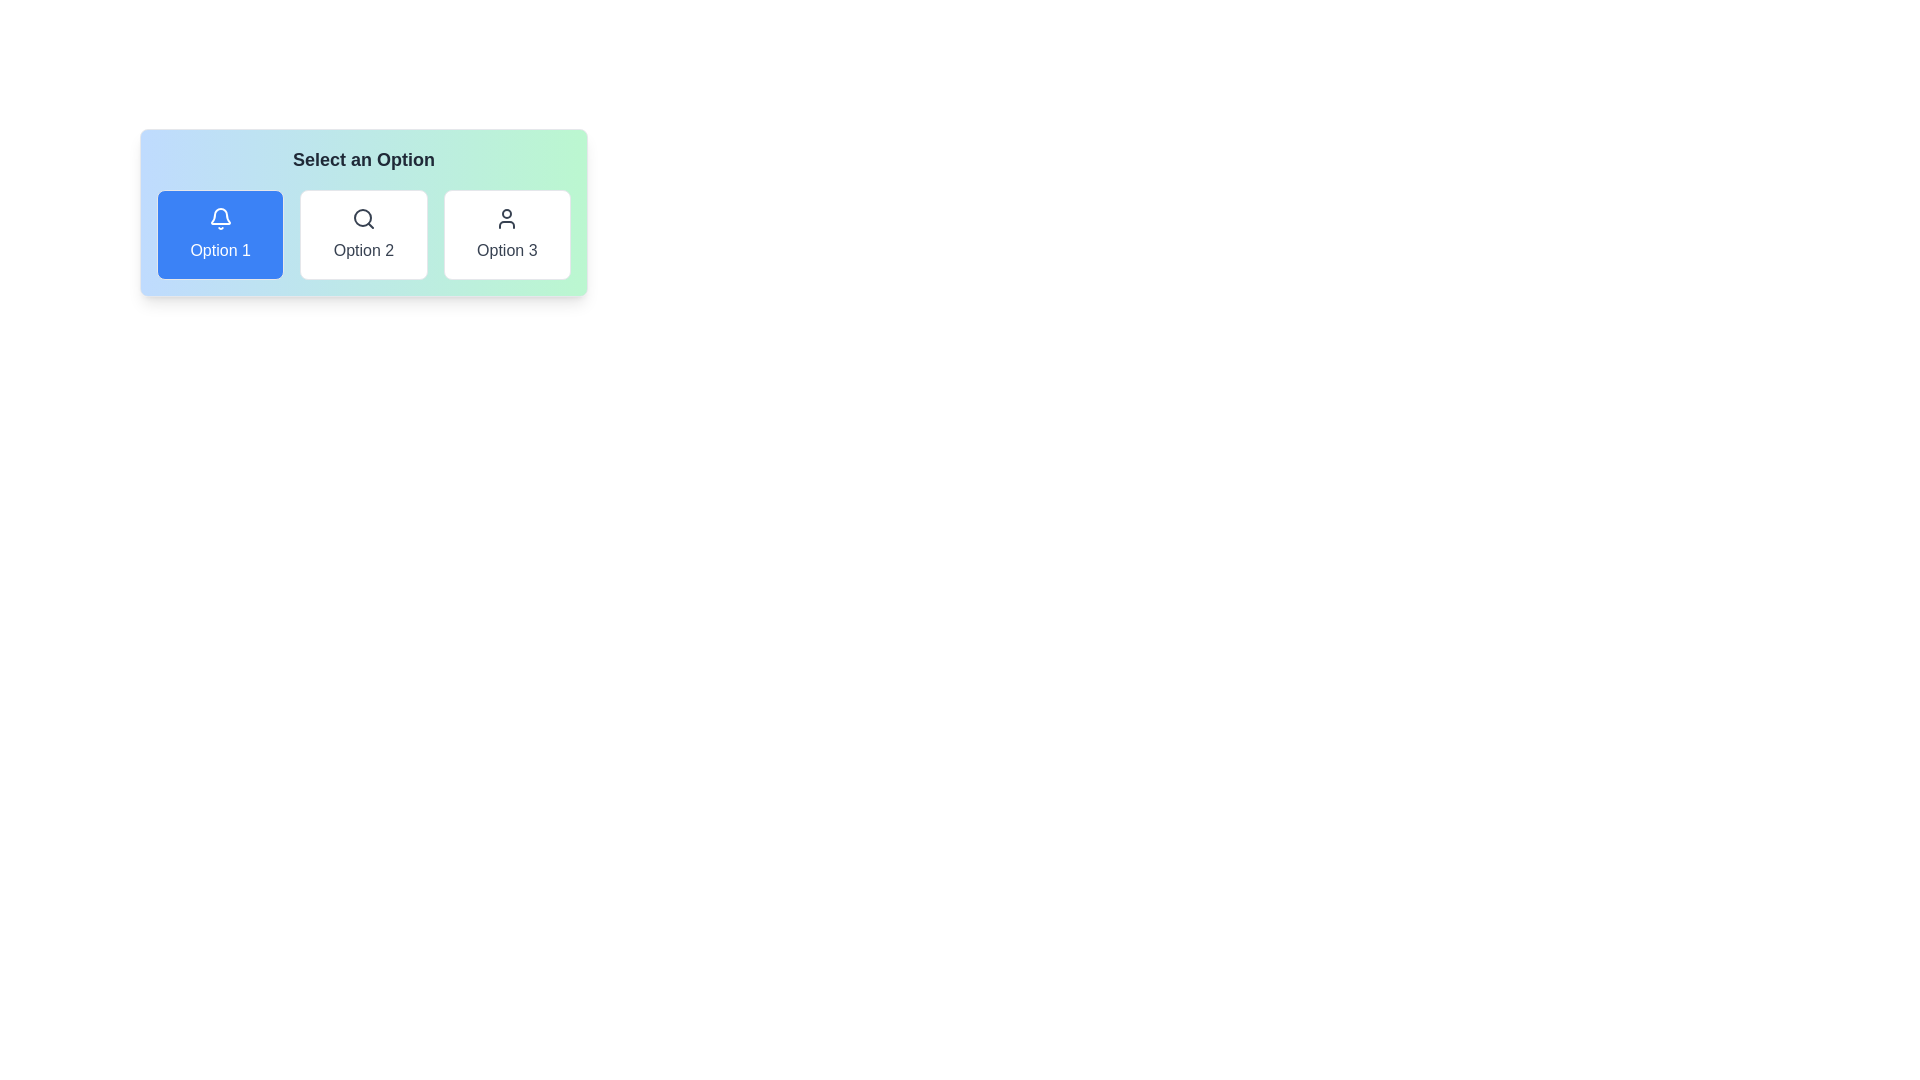 The image size is (1920, 1080). Describe the element at coordinates (220, 219) in the screenshot. I see `the bell icon located within the 'Option 1' button, which is the leftmost button in a group of three options on the card labeled 'Select an Option'` at that location.